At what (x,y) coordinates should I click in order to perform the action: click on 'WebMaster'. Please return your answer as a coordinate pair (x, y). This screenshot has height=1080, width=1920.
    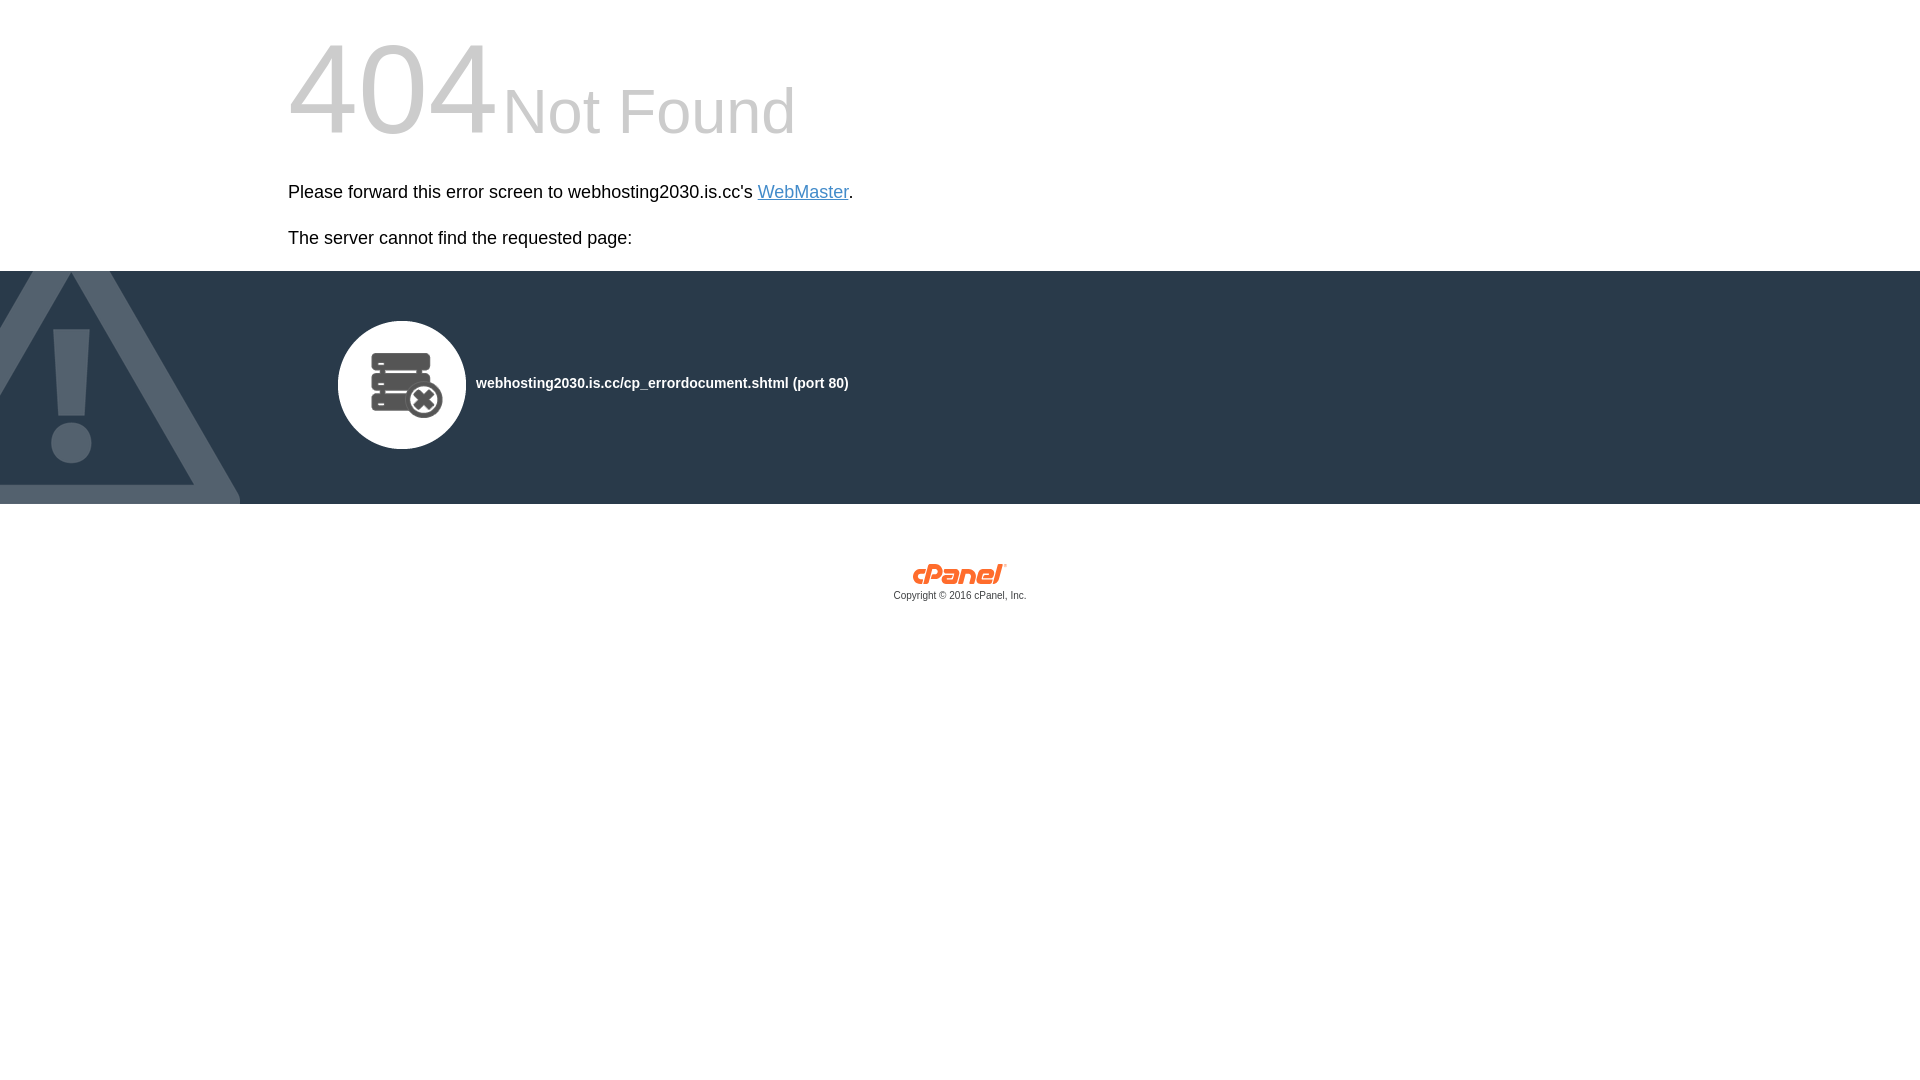
    Looking at the image, I should click on (757, 192).